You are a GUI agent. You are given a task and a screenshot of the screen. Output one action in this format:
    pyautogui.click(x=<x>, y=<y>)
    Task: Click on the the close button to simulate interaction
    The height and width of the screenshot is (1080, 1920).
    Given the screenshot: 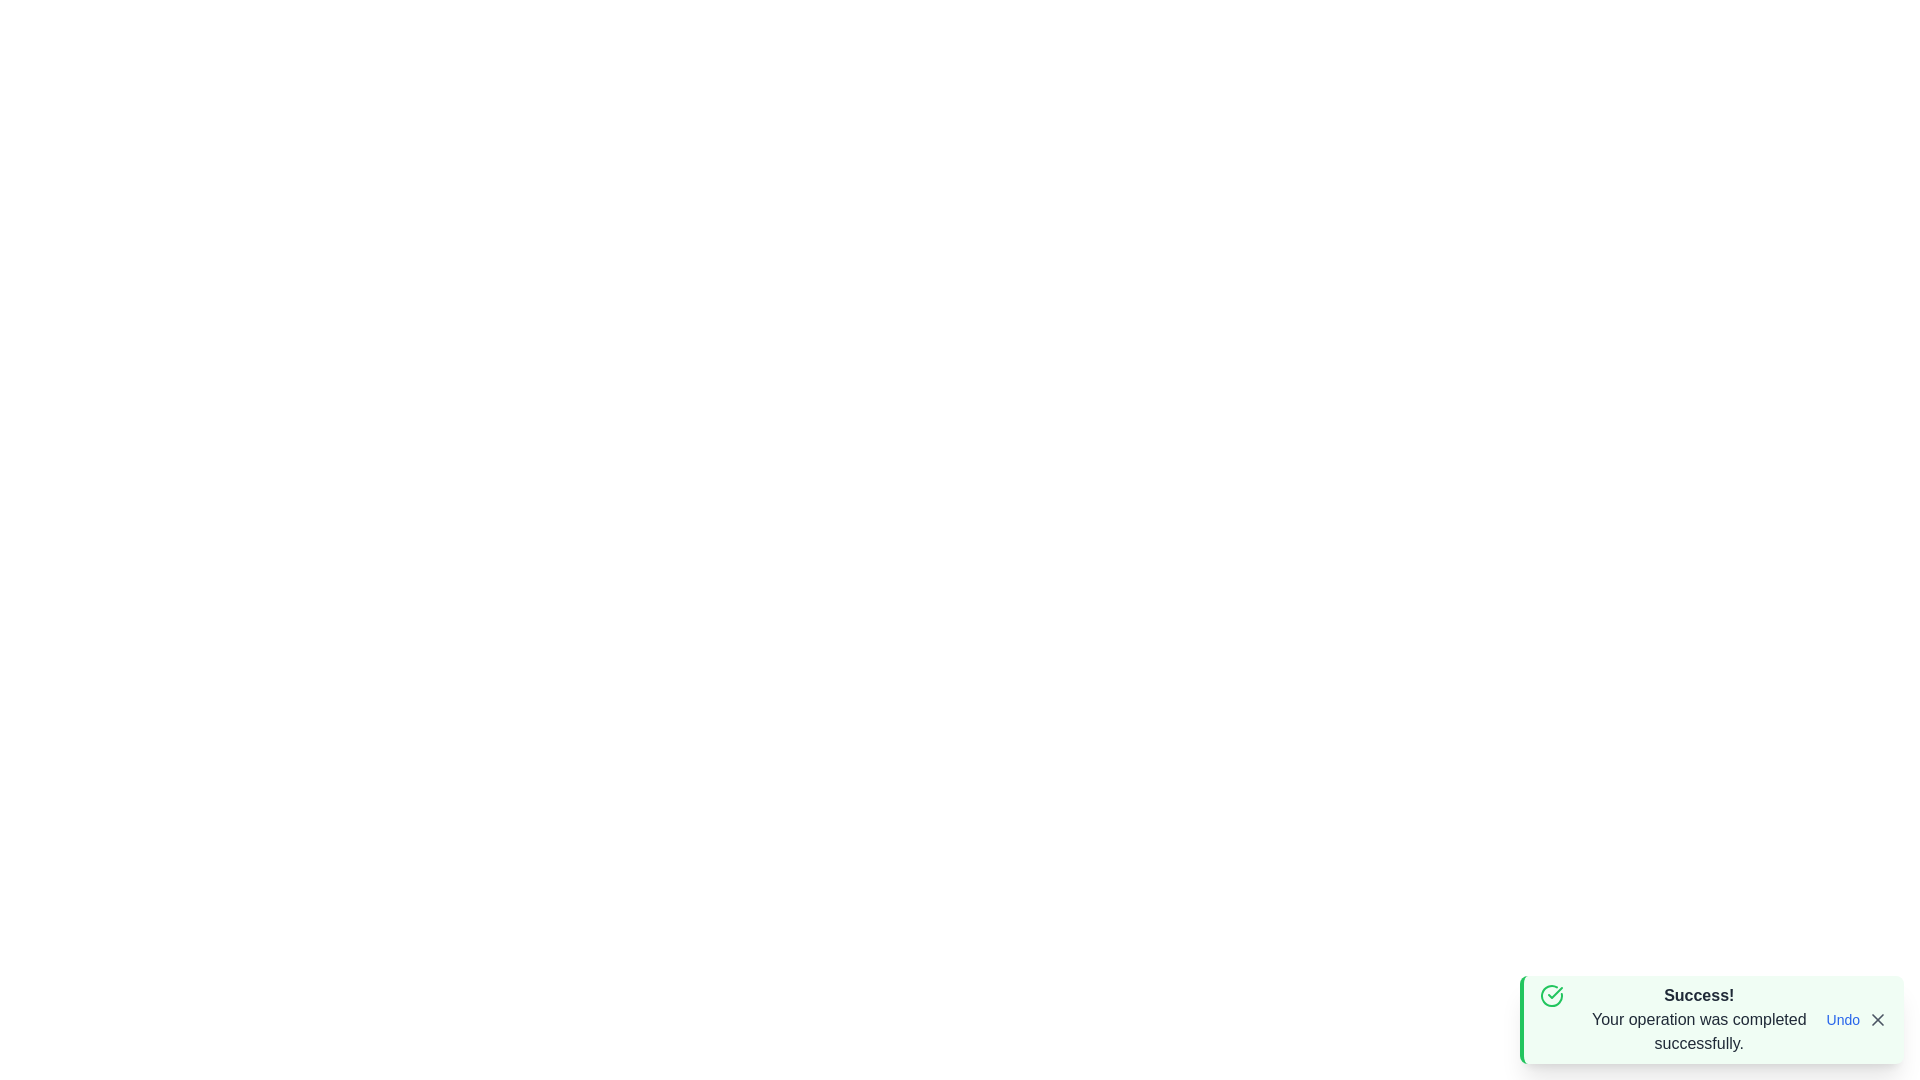 What is the action you would take?
    pyautogui.click(x=1876, y=1019)
    